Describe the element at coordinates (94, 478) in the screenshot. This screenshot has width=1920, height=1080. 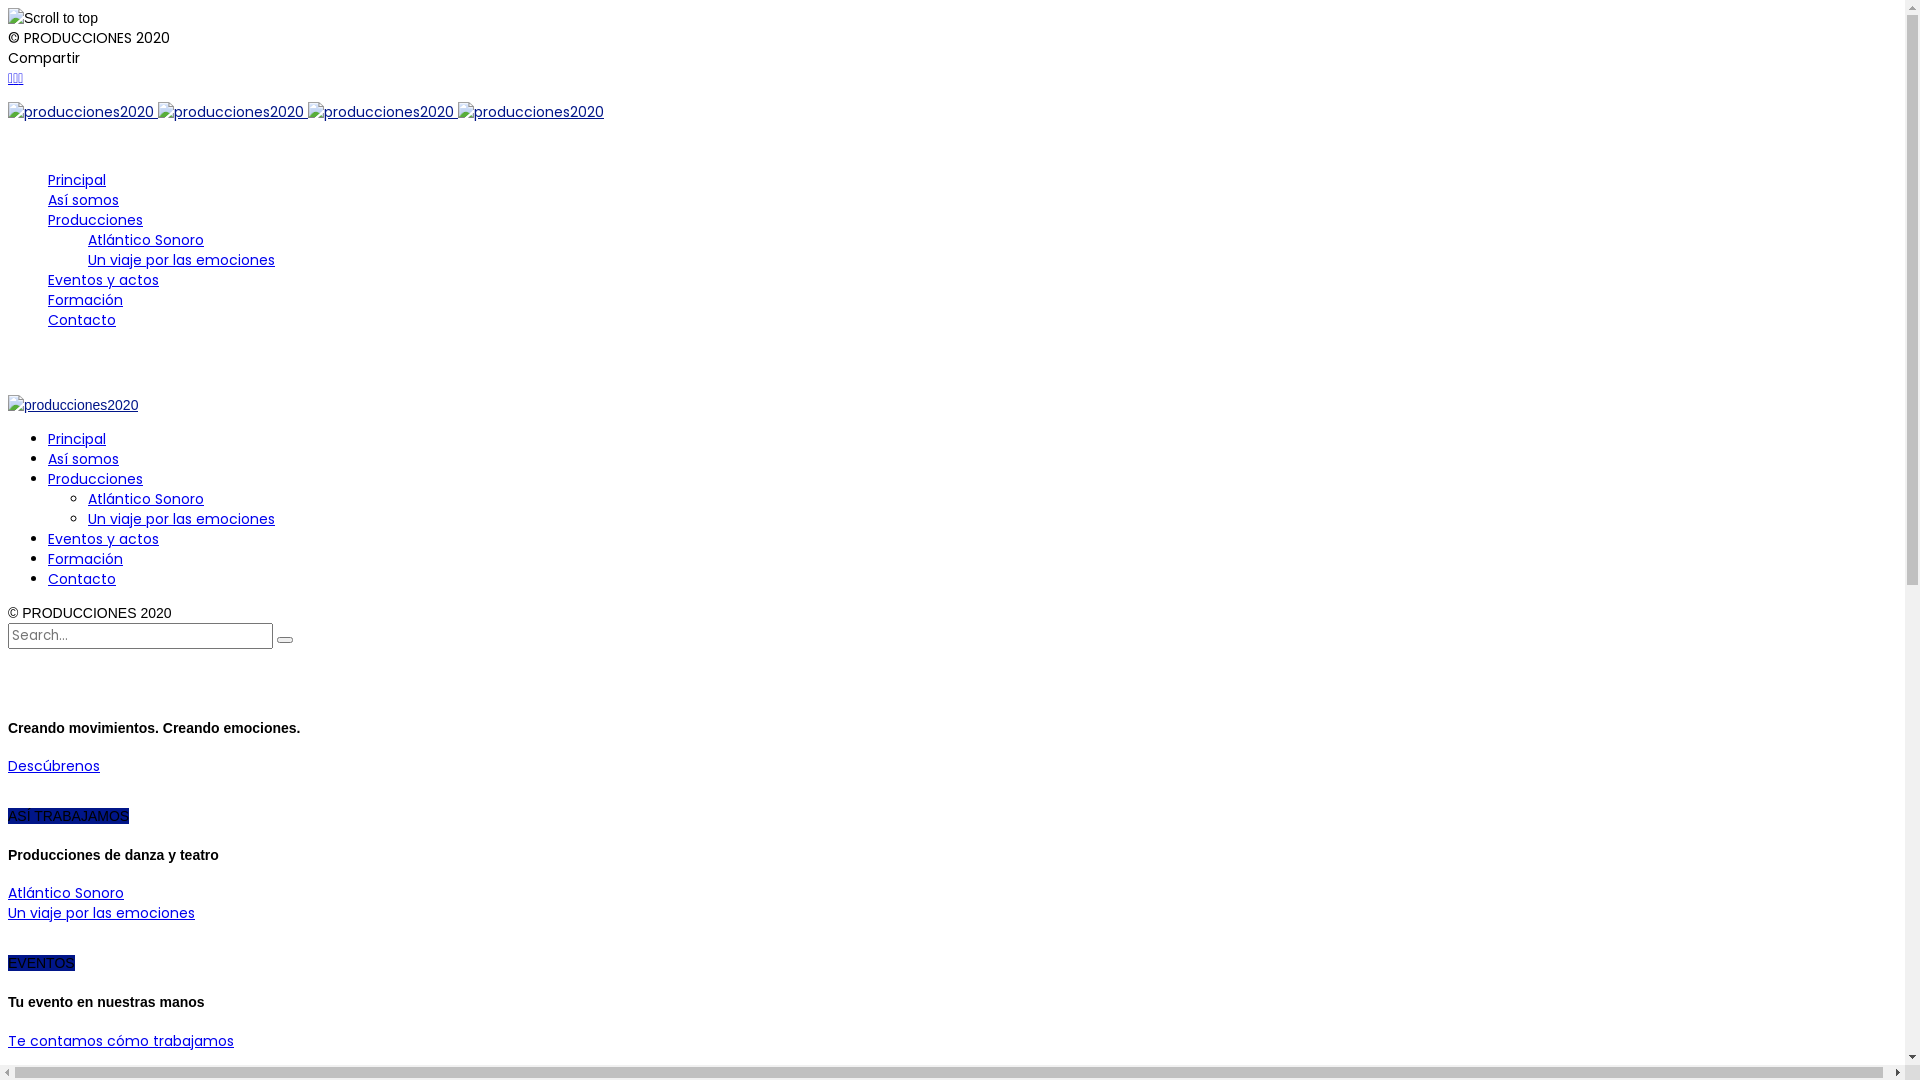
I see `'Producciones'` at that location.